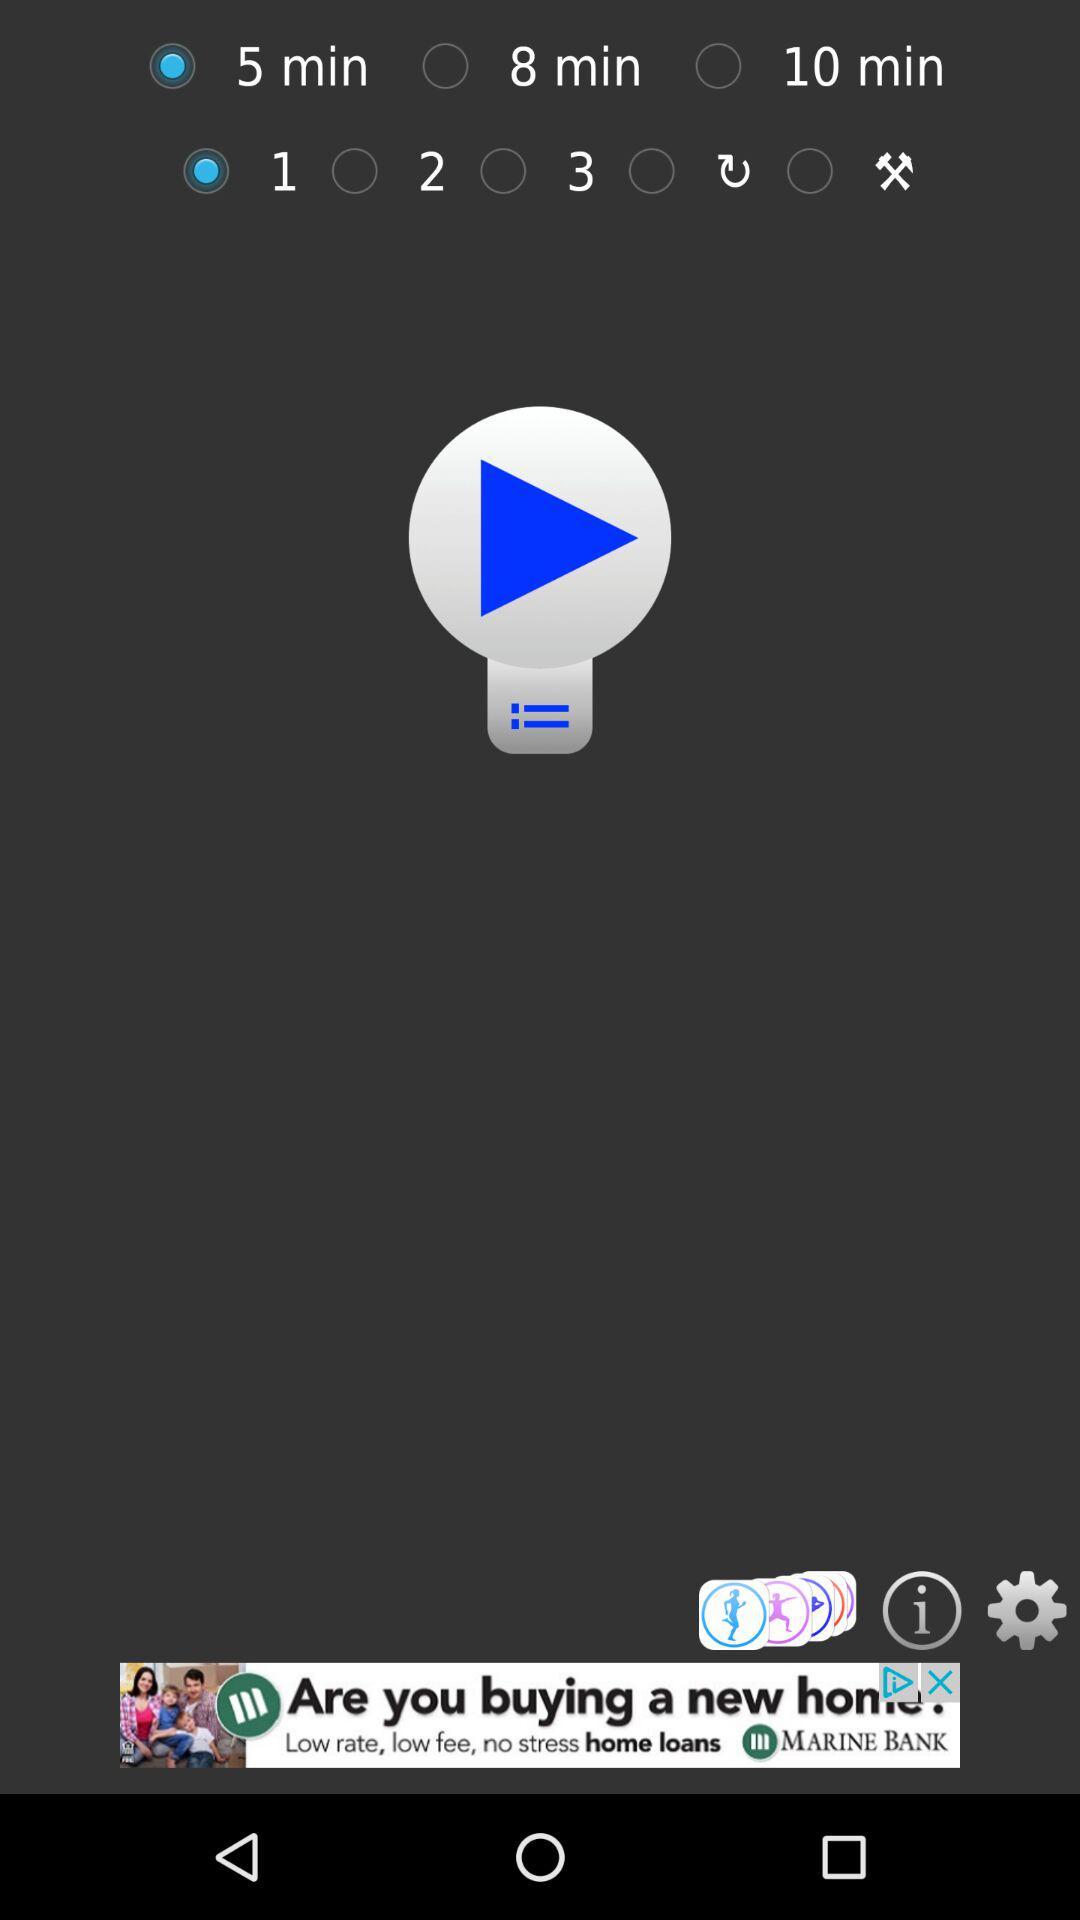 The width and height of the screenshot is (1080, 1920). What do you see at coordinates (922, 1610) in the screenshot?
I see `details` at bounding box center [922, 1610].